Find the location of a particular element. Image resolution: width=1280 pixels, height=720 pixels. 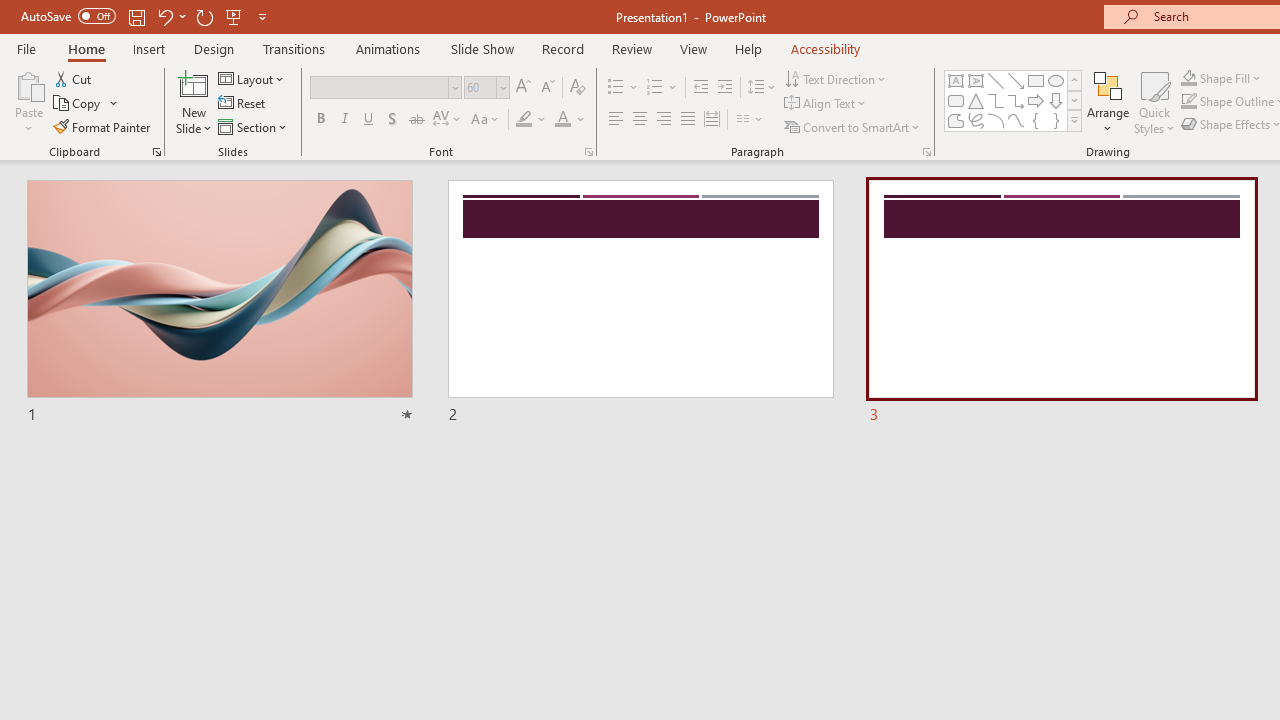

'Align Right' is located at coordinates (663, 119).